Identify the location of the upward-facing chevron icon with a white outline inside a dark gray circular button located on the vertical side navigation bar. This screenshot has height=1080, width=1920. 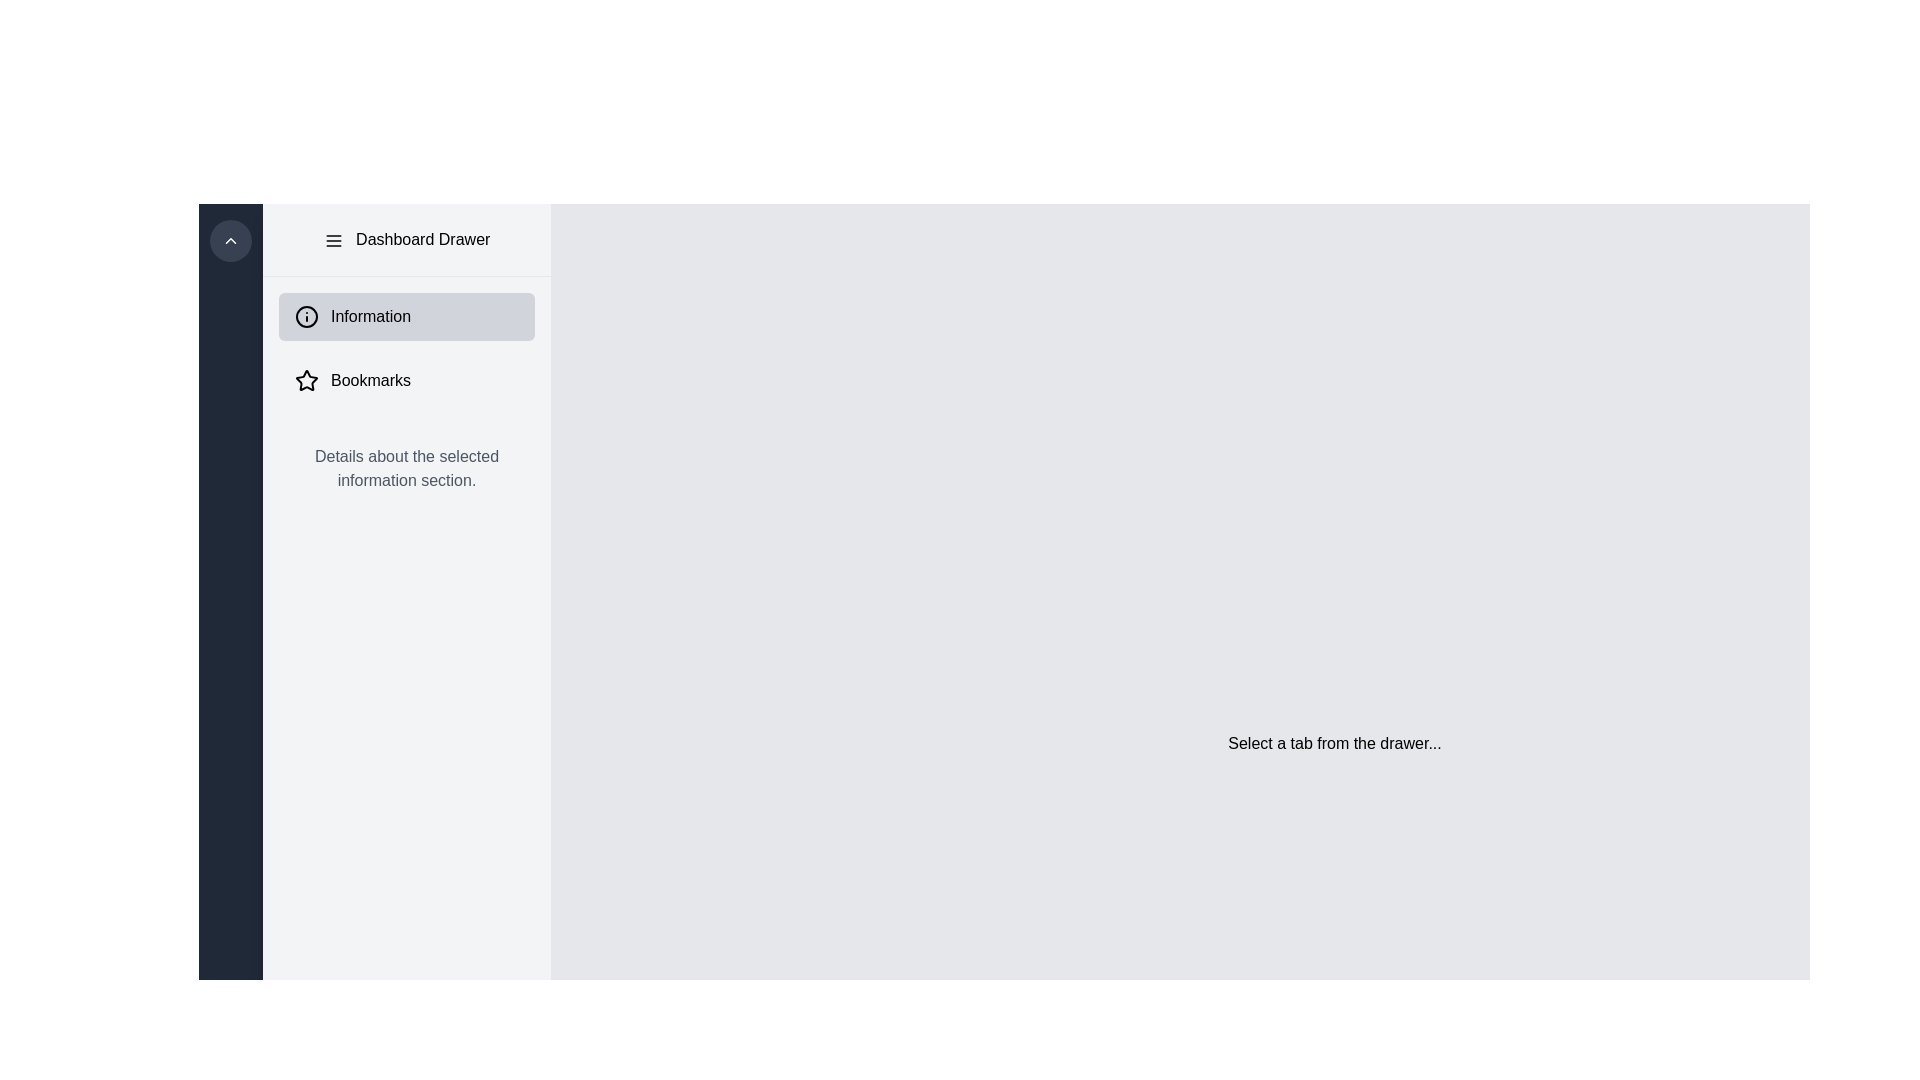
(230, 239).